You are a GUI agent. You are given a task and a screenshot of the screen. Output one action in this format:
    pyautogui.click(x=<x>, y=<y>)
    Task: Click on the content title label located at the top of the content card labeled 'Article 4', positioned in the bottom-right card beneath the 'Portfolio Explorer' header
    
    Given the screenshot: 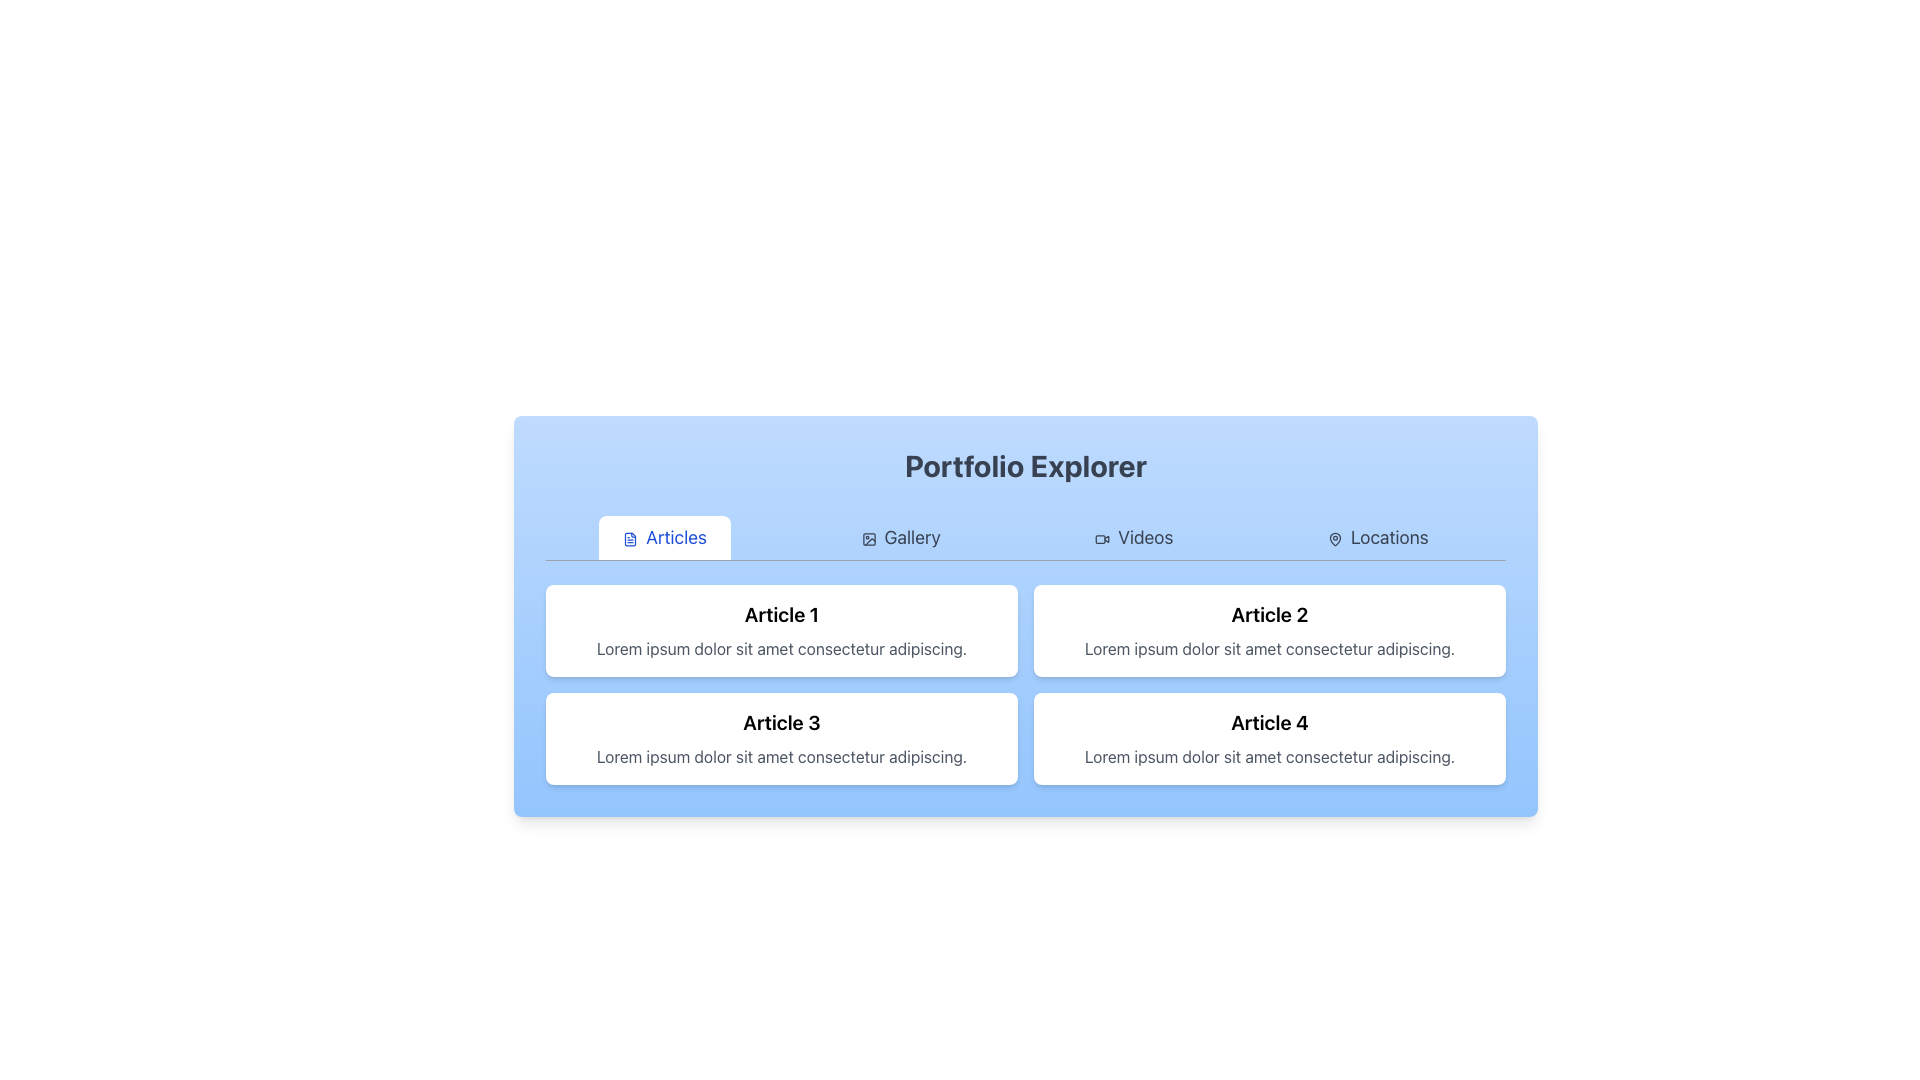 What is the action you would take?
    pyautogui.click(x=1269, y=722)
    